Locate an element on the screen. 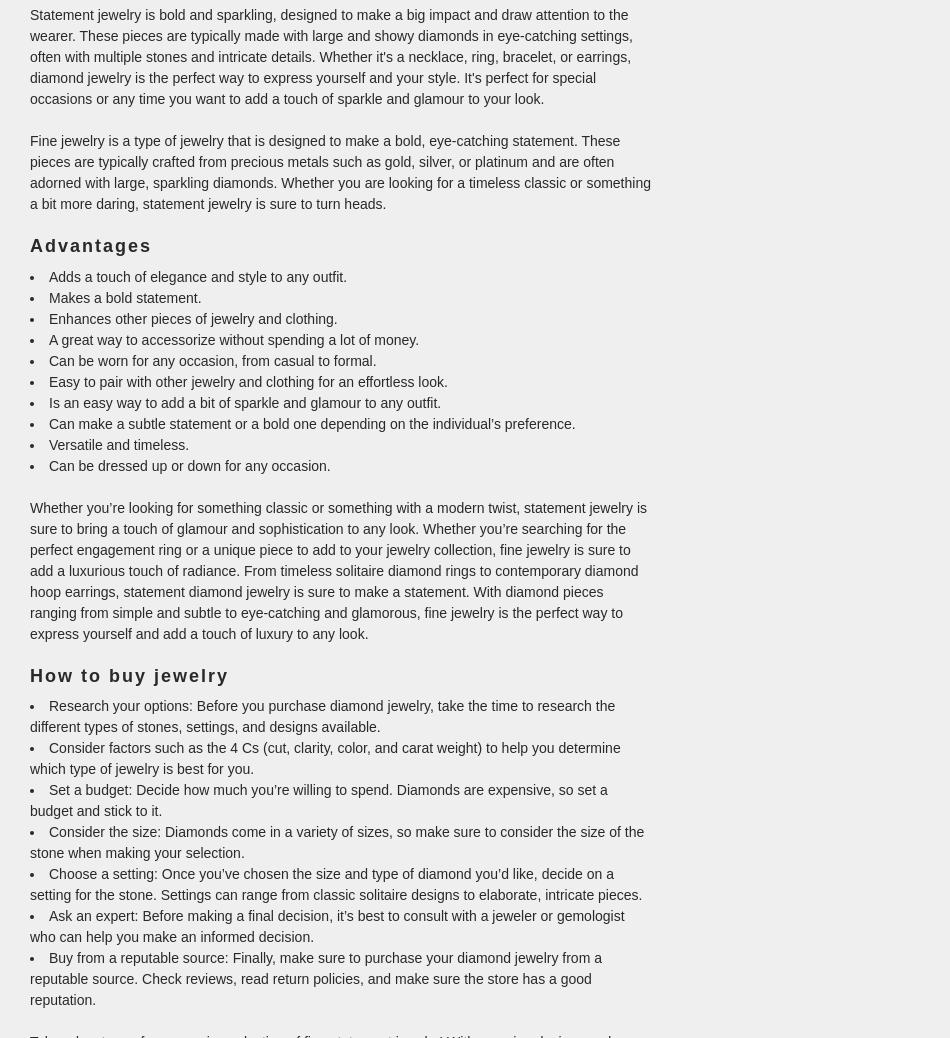 This screenshot has height=1038, width=950. 'Ask an expert: Before making a final decision, it’s best to consult with a jeweler or gemologist who can help you make an informed decision.' is located at coordinates (325, 926).